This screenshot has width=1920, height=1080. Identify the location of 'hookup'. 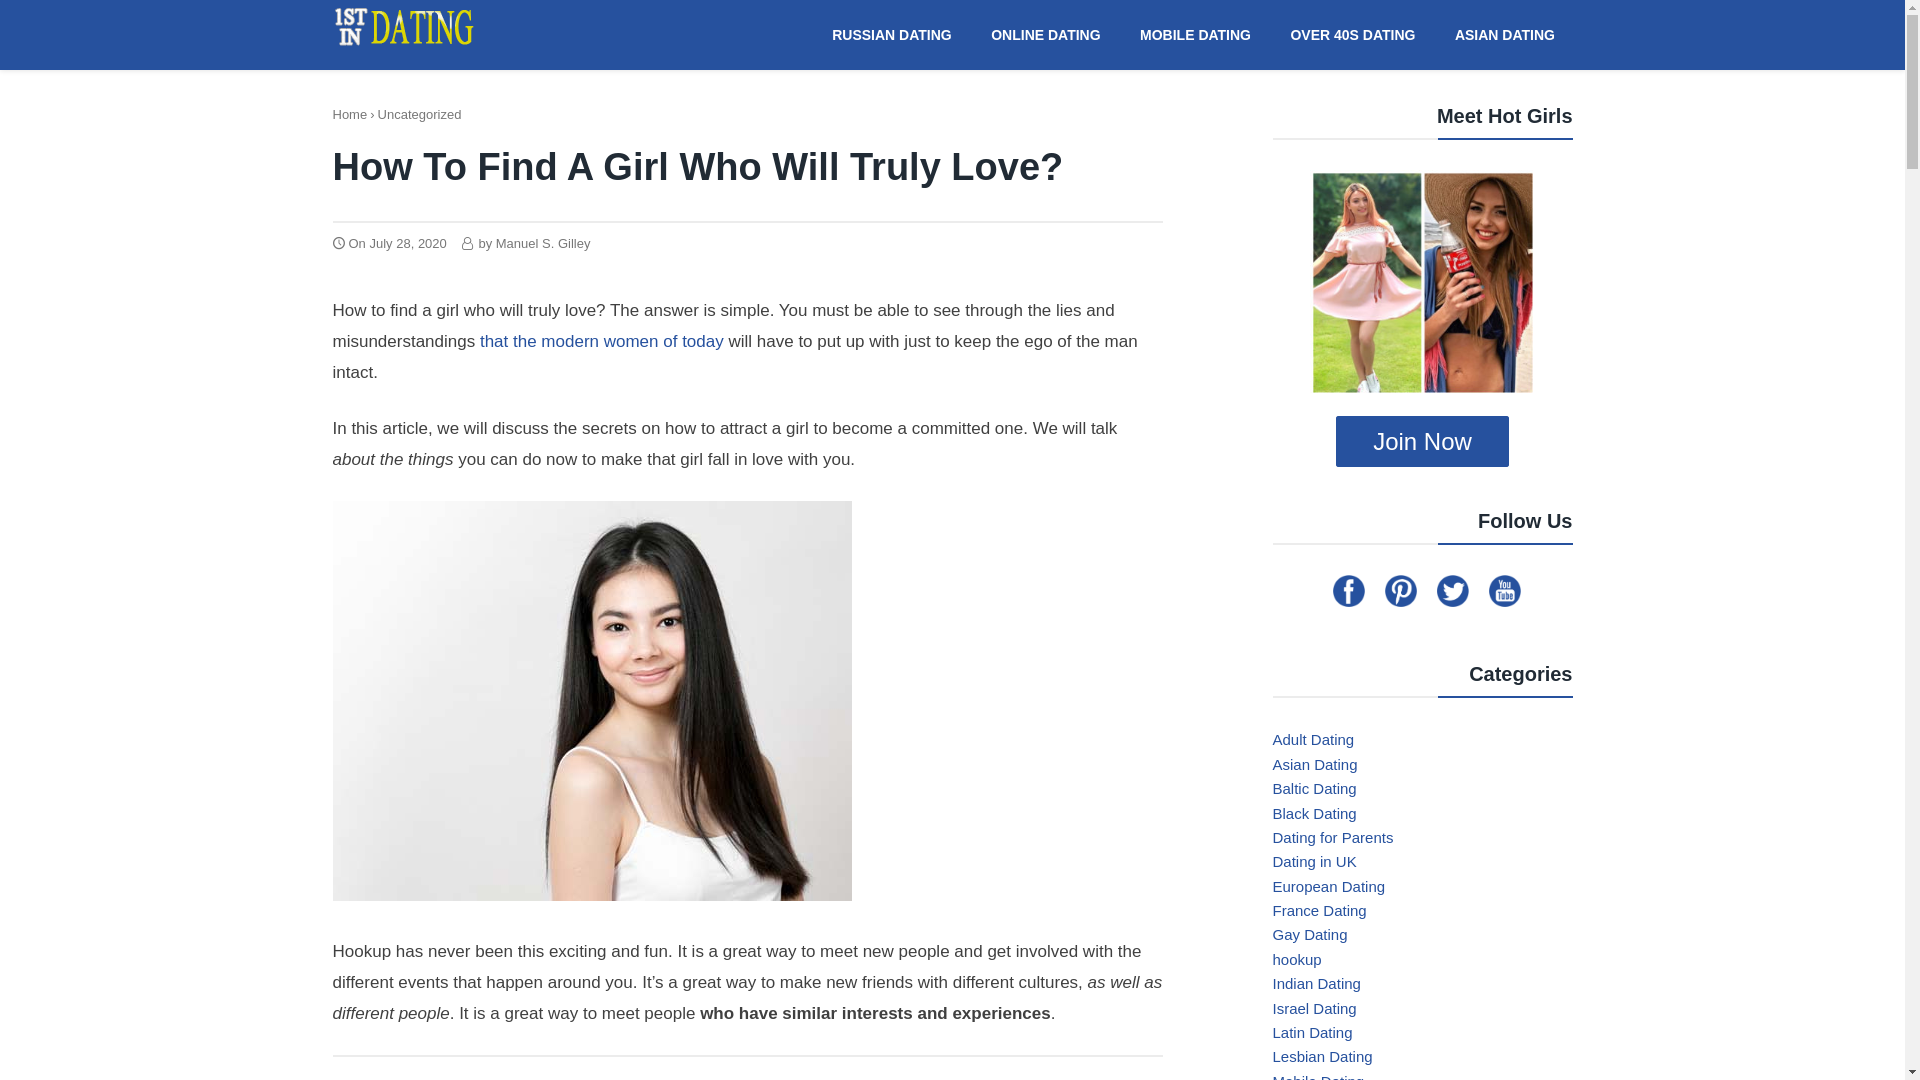
(1296, 958).